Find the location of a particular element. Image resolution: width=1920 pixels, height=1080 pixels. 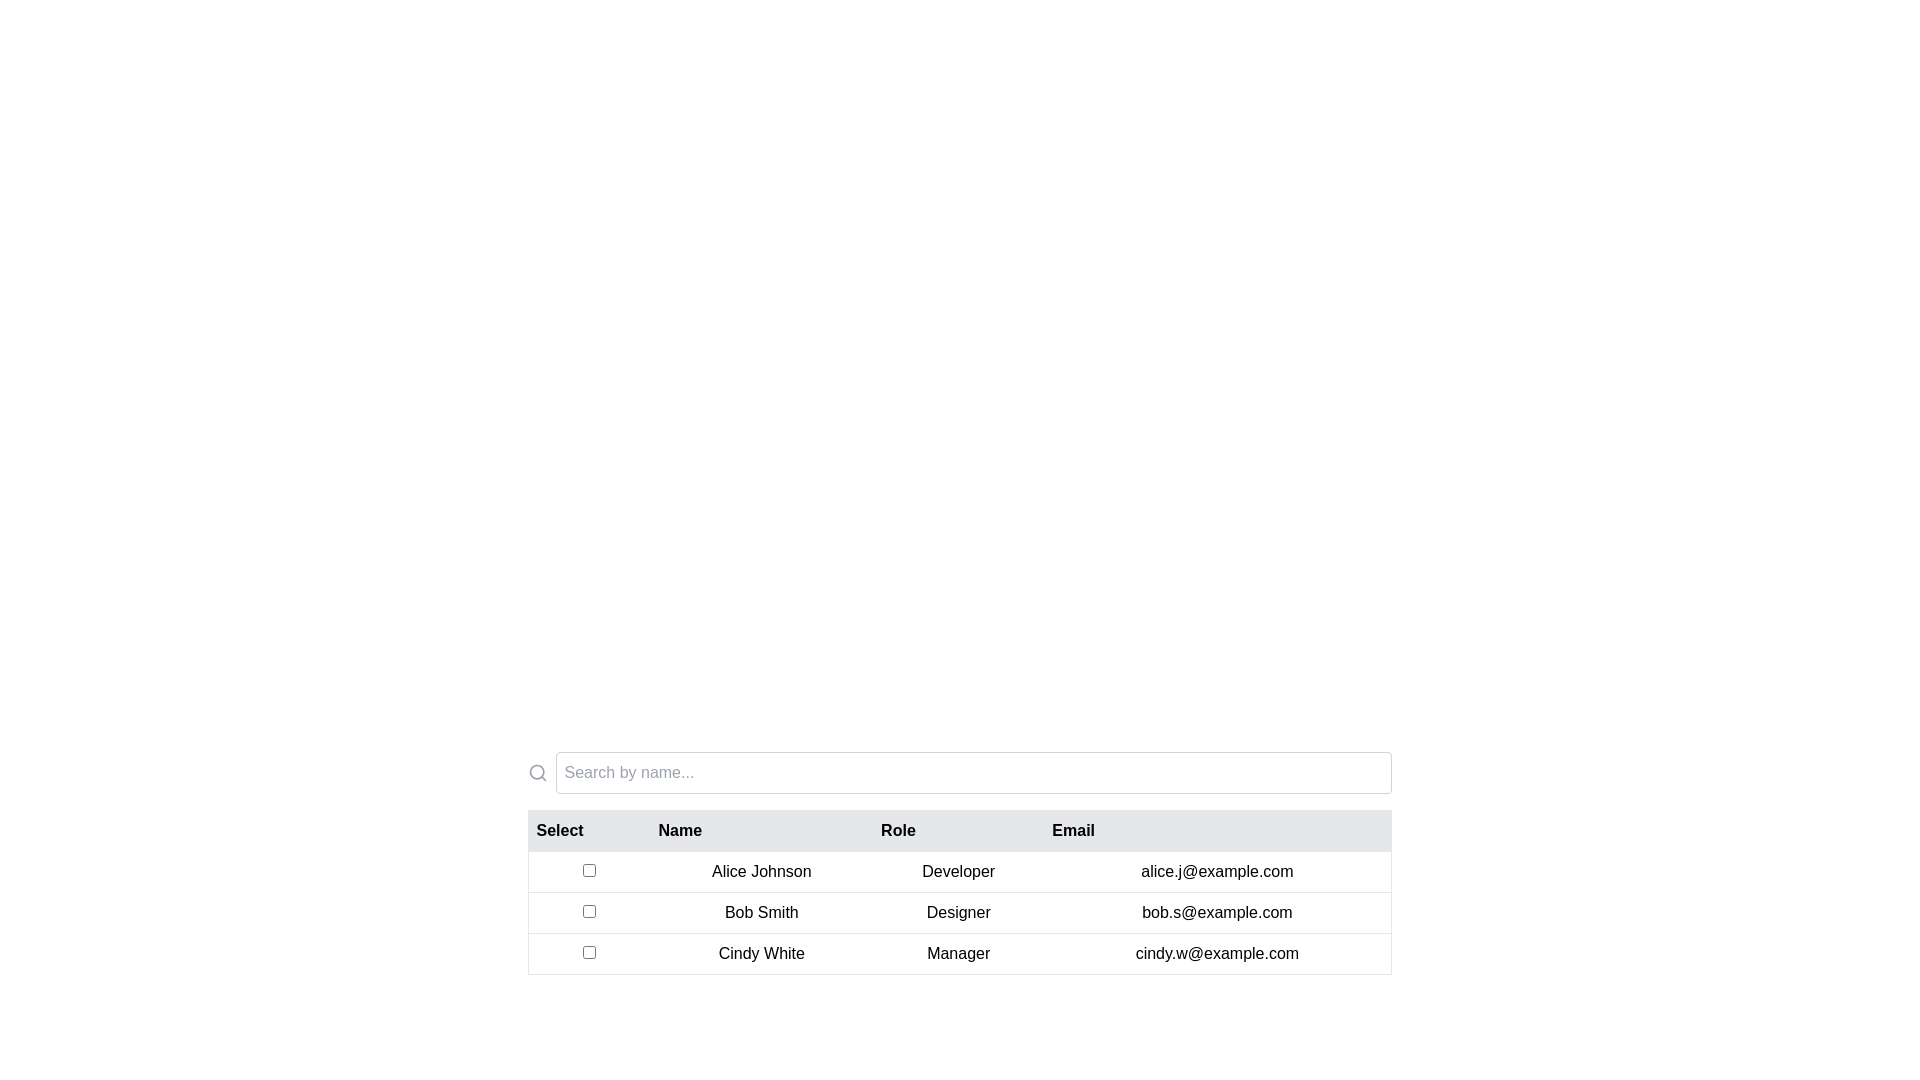

the checkbox in the 'Select' column for Cindy White, which is the third checkbox in the table is located at coordinates (588, 951).